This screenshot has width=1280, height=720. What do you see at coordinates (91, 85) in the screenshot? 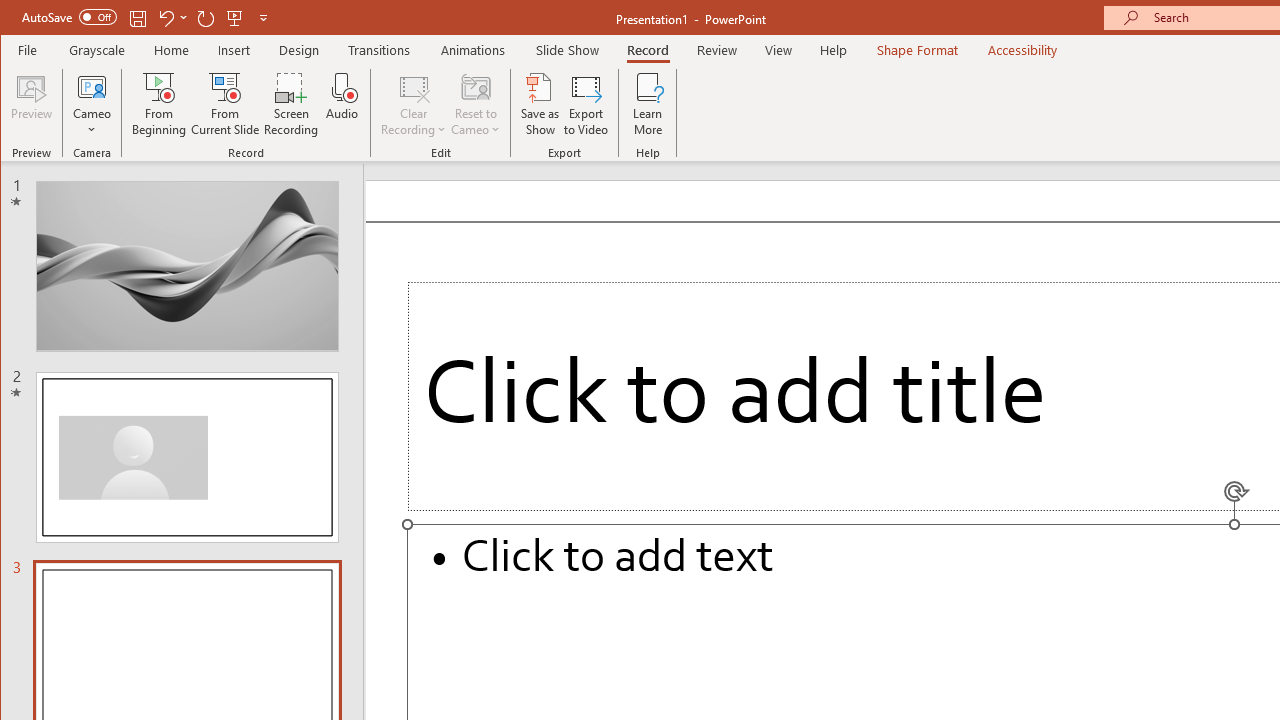
I see `'Cameo'` at bounding box center [91, 85].